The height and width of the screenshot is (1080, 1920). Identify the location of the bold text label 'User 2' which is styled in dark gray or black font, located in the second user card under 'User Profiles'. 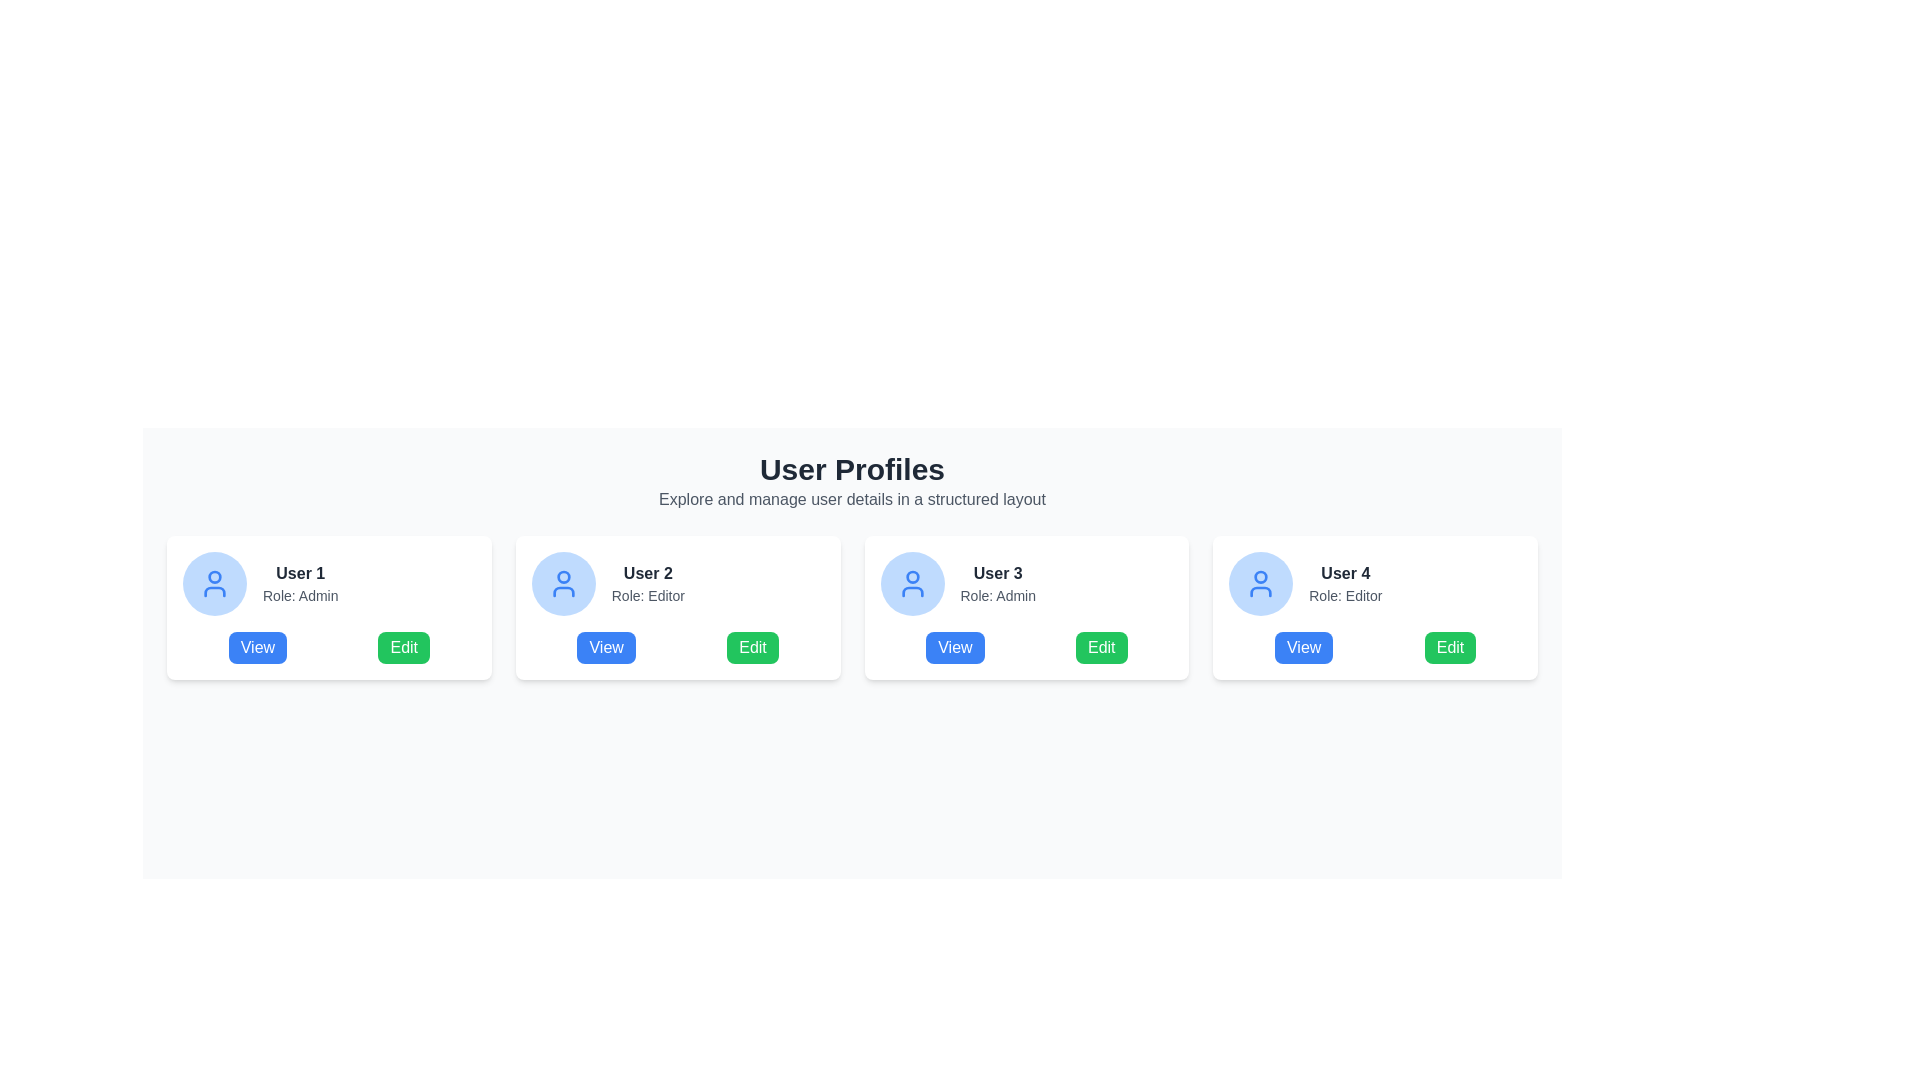
(648, 574).